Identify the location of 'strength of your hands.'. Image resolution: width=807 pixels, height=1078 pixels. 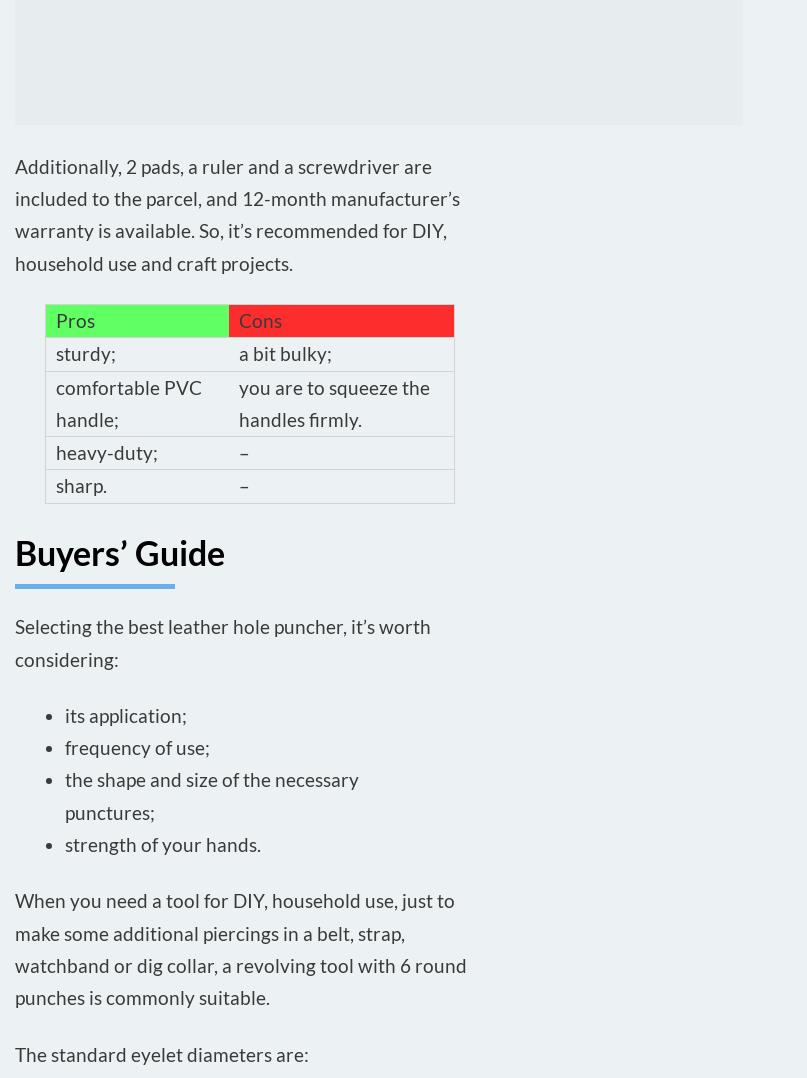
(163, 844).